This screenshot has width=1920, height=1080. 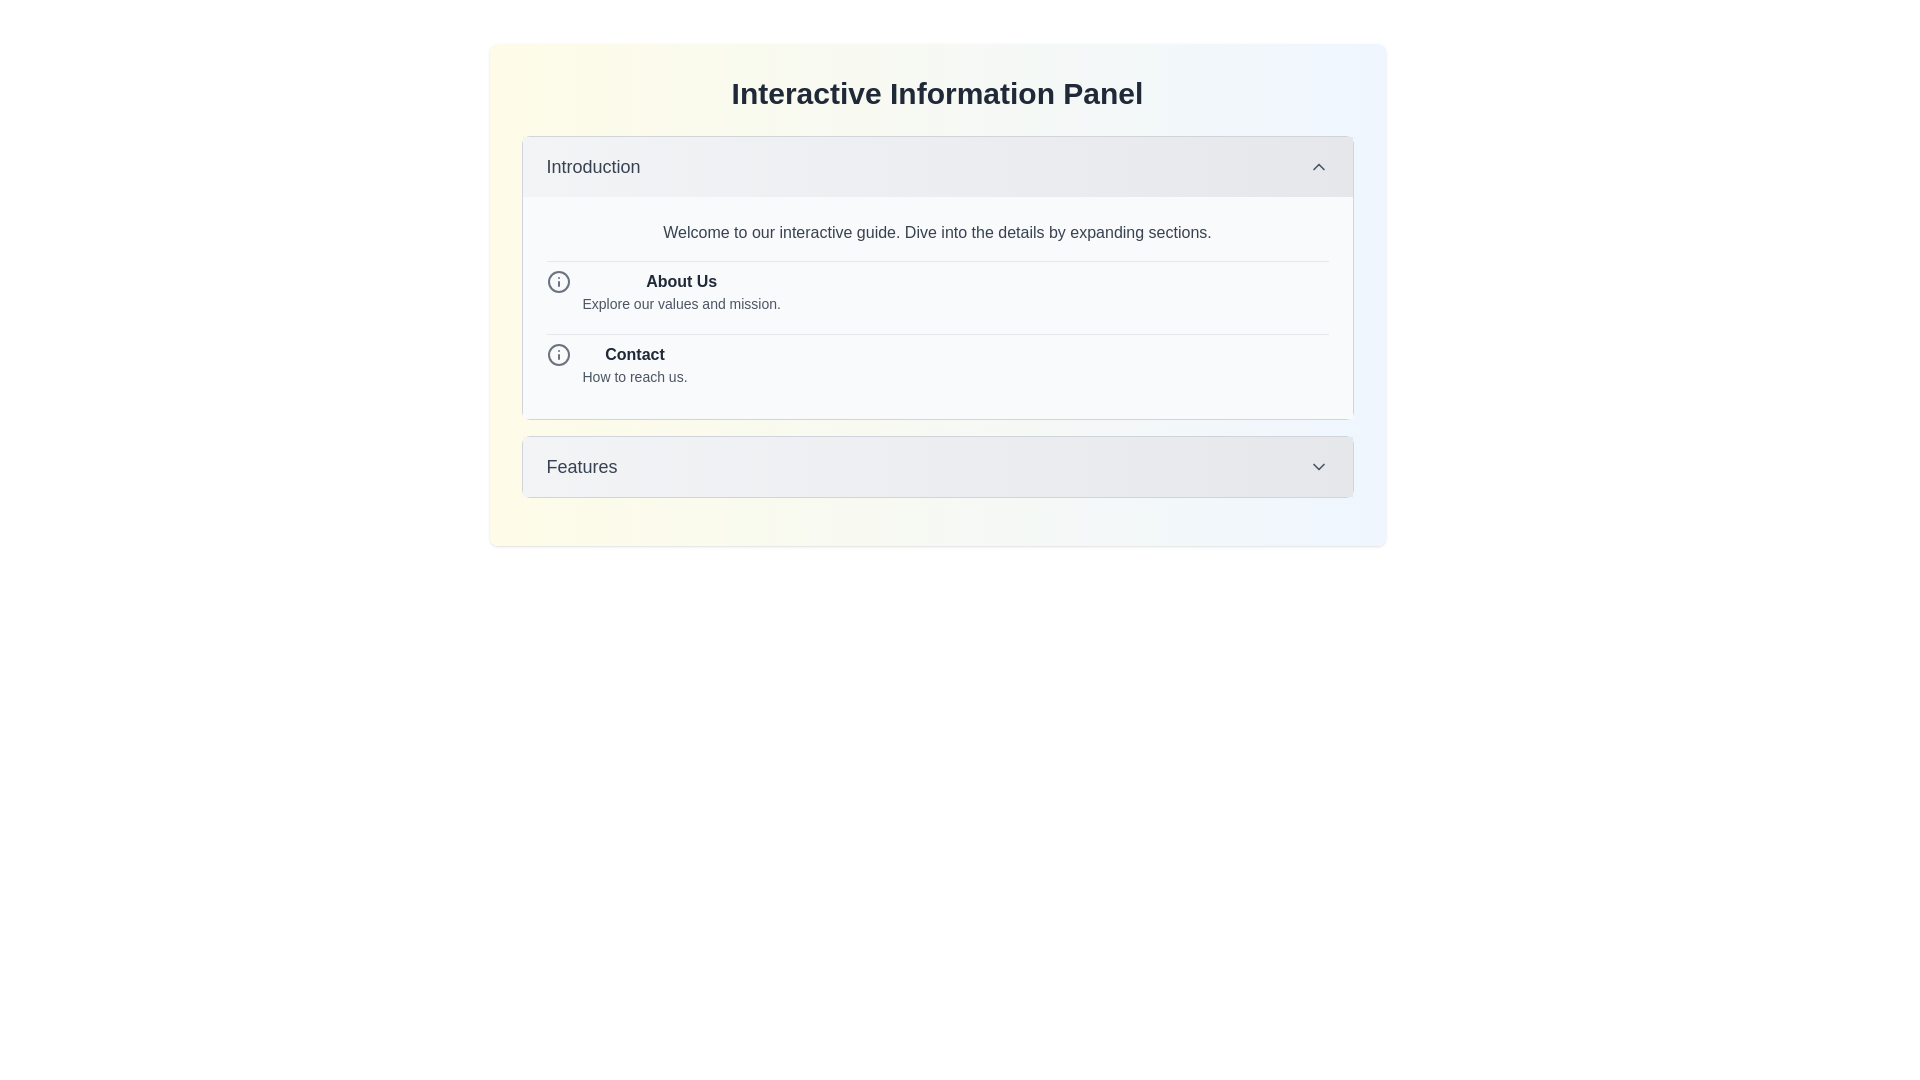 What do you see at coordinates (592, 165) in the screenshot?
I see `text of the Label located at the top-left corner of the section with a gradient background, serving as the title for the section` at bounding box center [592, 165].